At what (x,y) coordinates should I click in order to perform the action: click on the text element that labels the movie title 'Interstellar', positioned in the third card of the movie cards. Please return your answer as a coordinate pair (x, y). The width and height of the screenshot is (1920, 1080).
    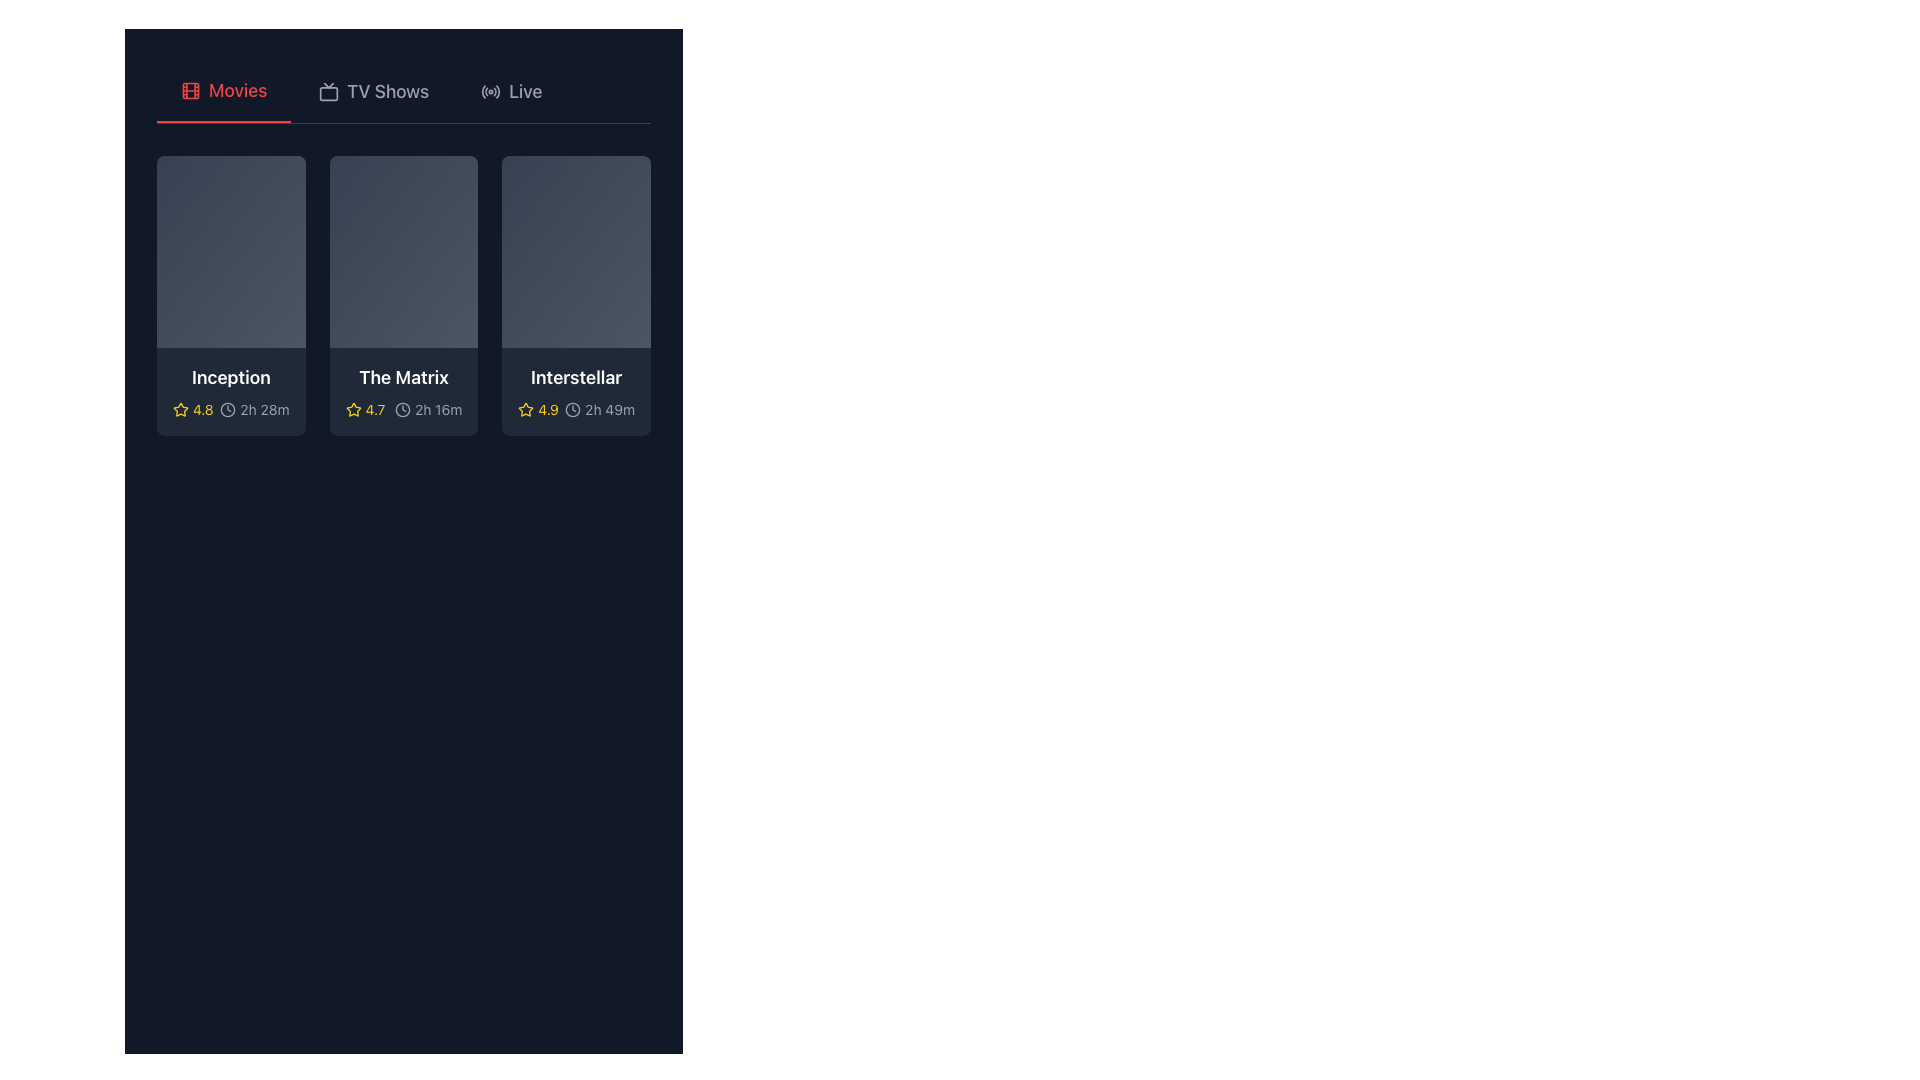
    Looking at the image, I should click on (575, 378).